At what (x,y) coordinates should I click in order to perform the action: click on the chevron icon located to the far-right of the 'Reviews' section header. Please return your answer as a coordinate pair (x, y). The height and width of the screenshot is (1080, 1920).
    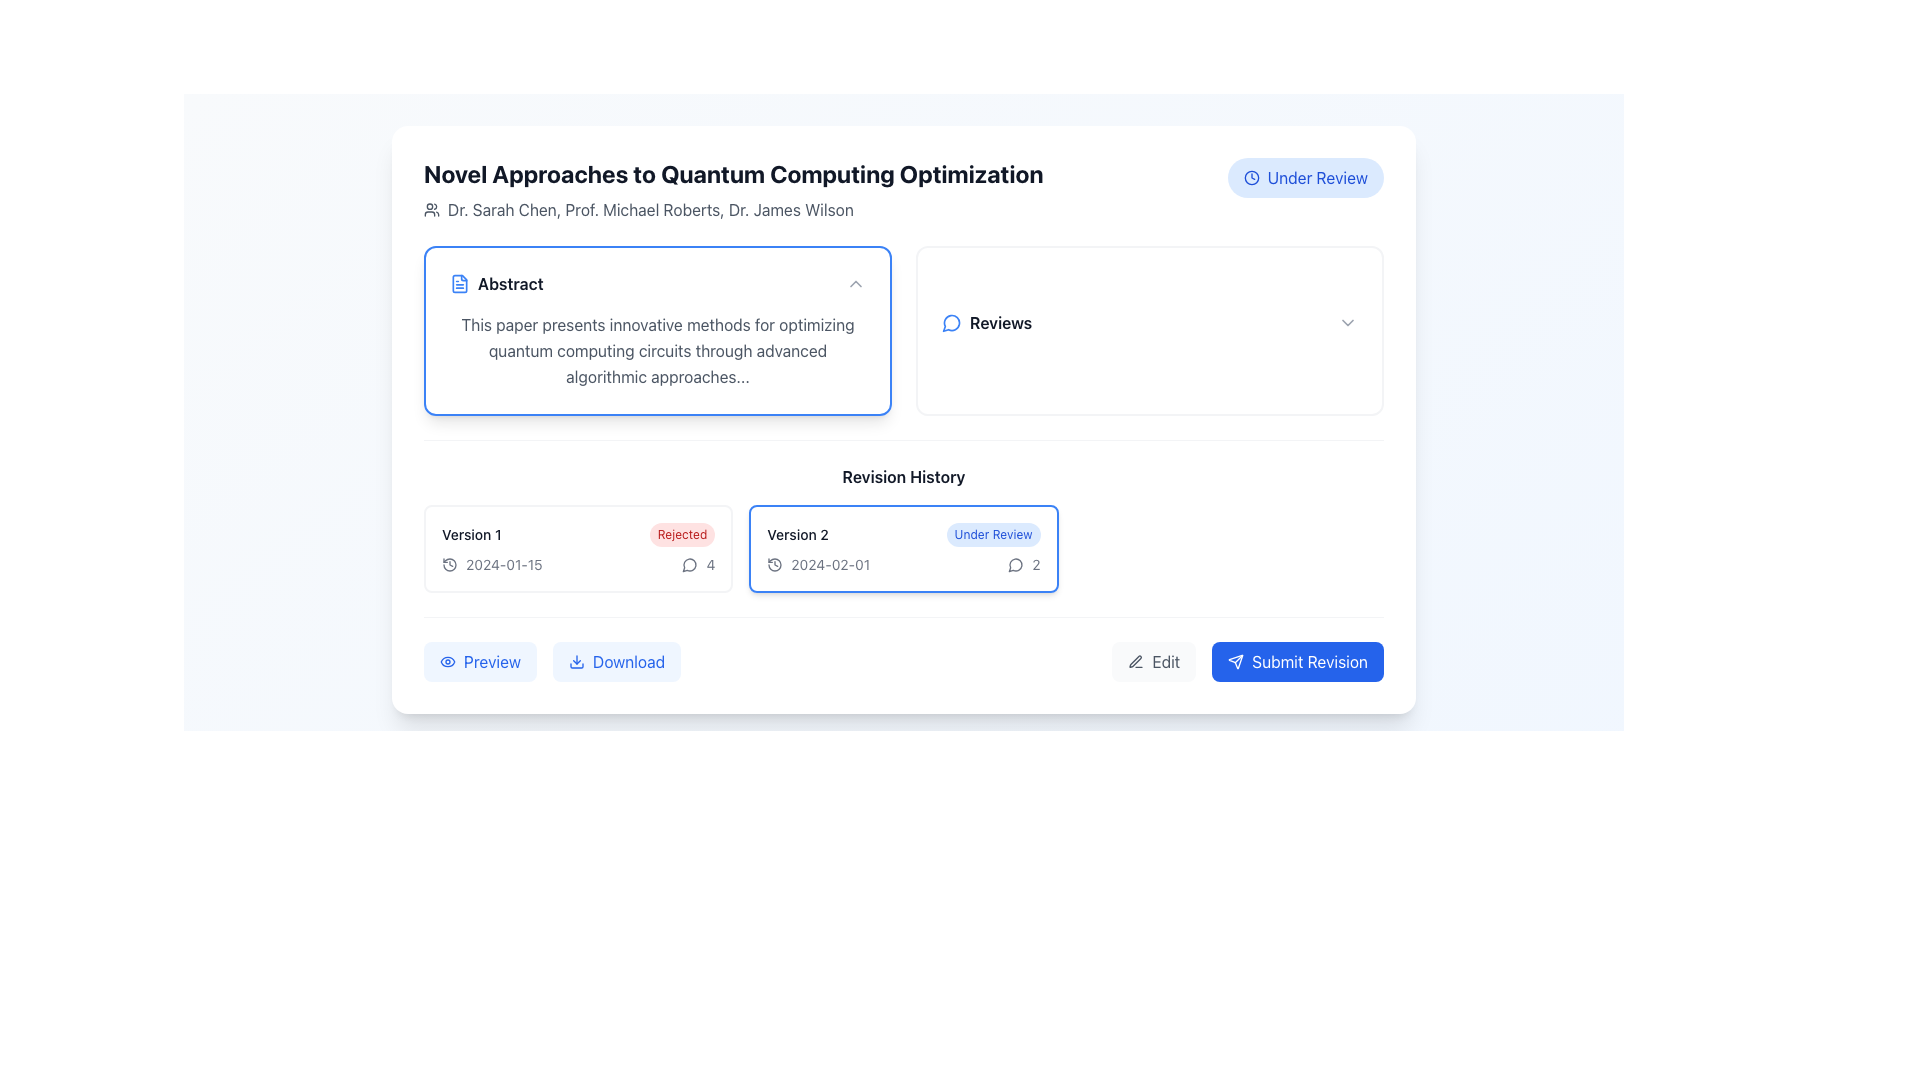
    Looking at the image, I should click on (1348, 322).